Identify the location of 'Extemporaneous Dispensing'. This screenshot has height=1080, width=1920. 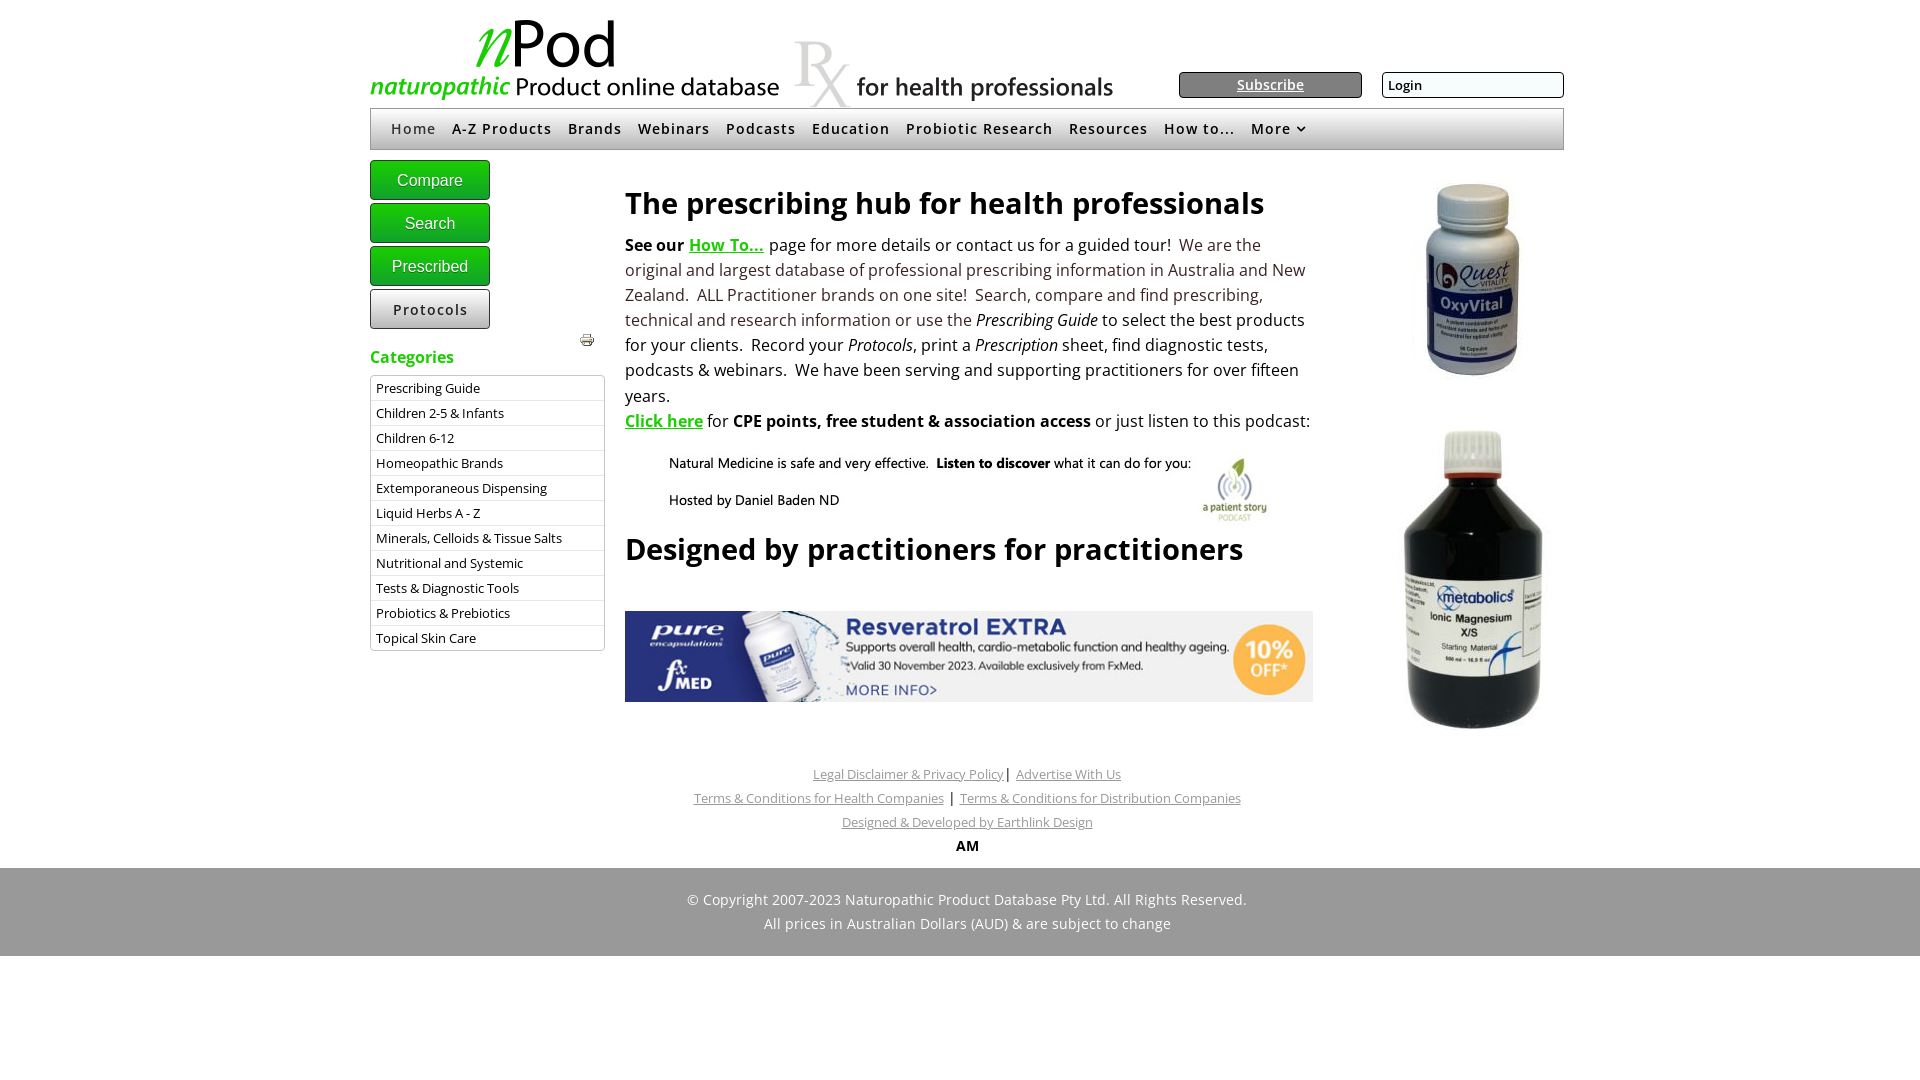
(487, 488).